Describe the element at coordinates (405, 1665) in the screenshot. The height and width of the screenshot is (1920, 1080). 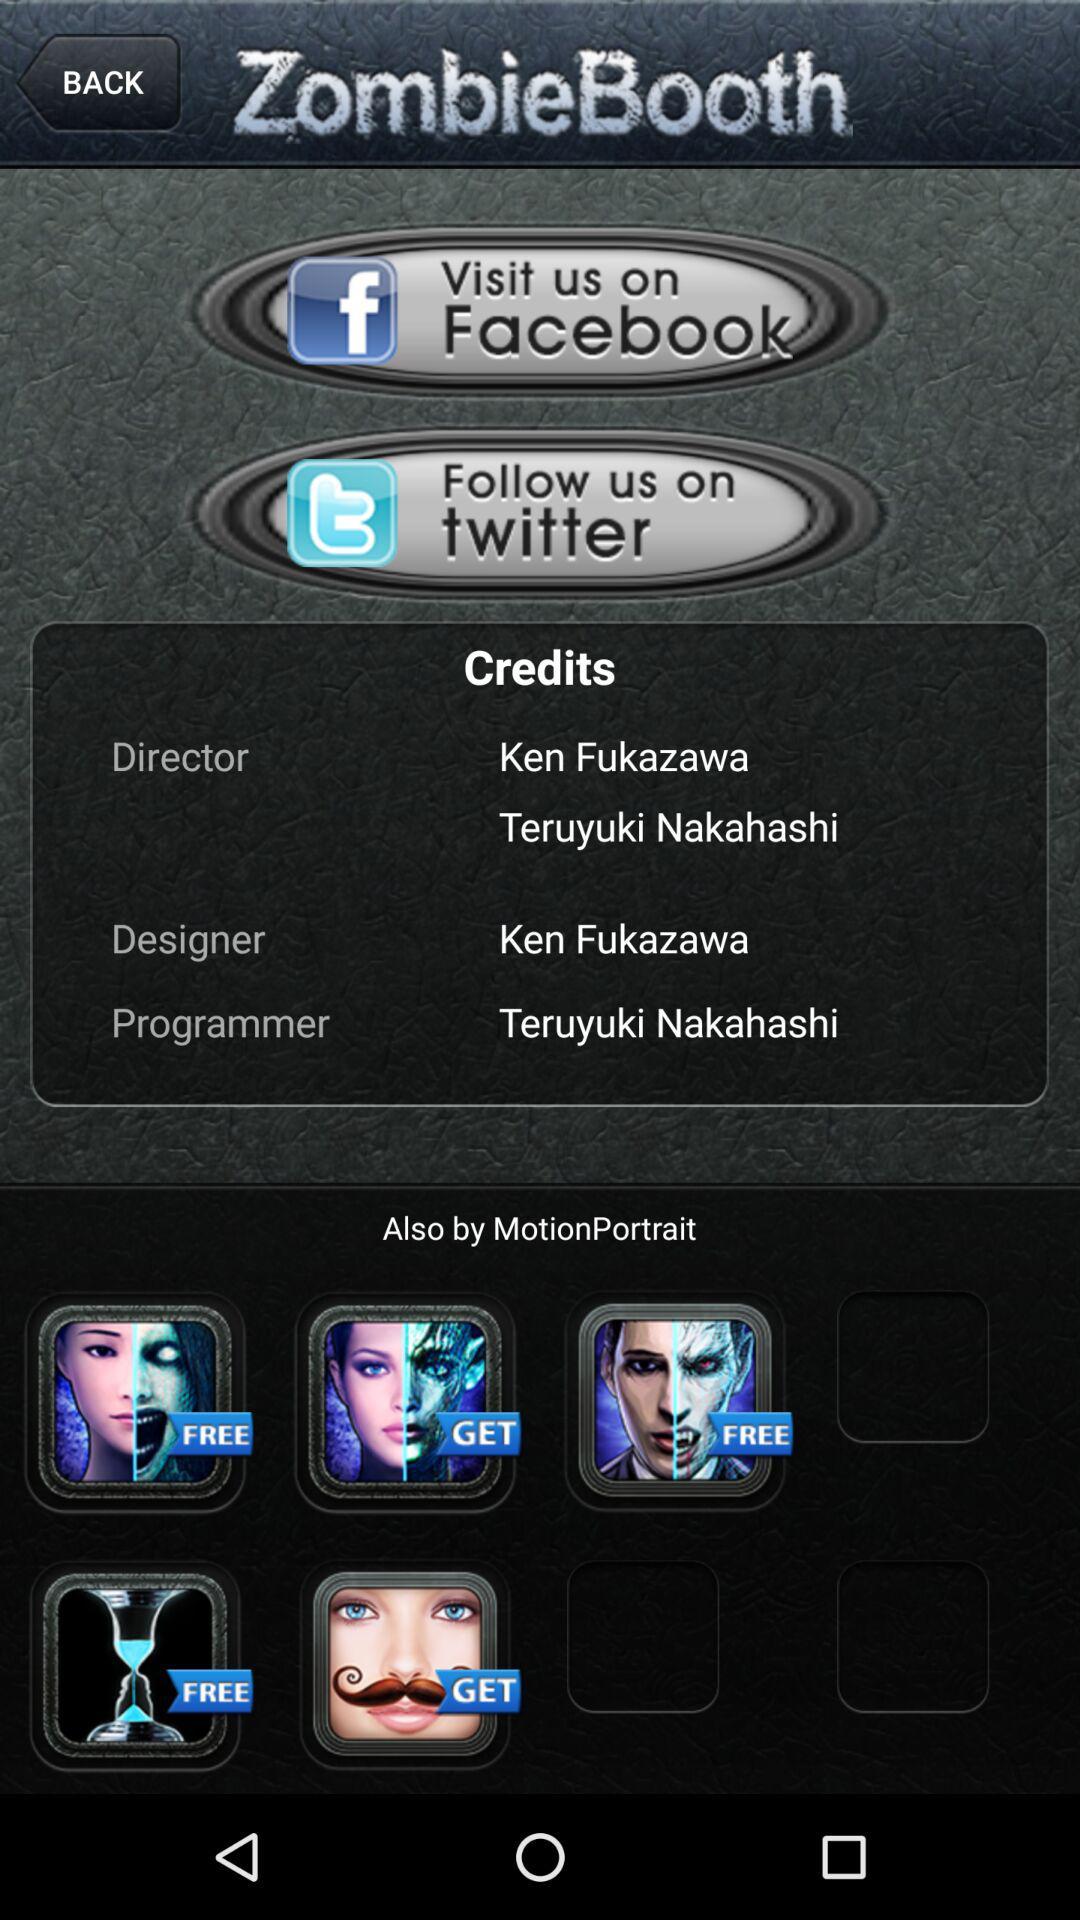
I see `mustache effect option` at that location.